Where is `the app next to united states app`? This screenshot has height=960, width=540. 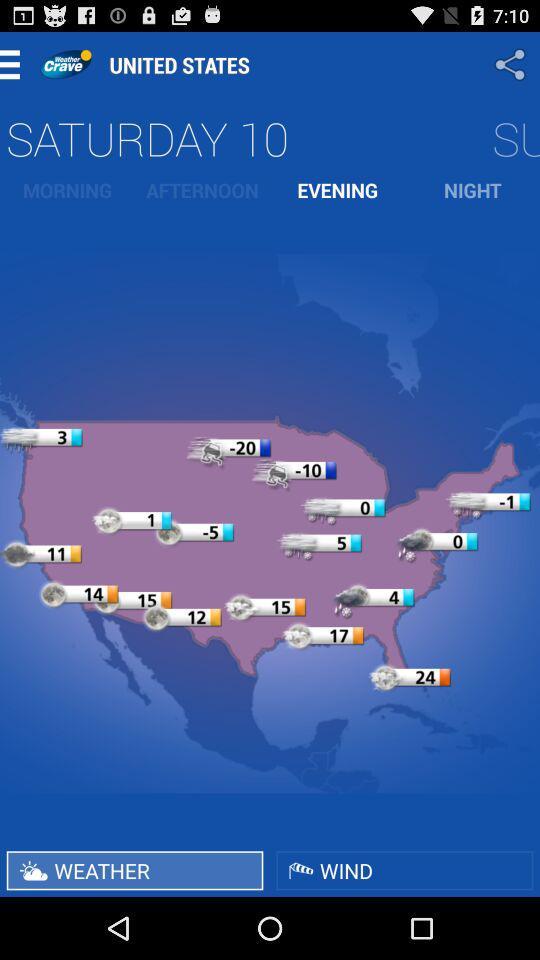
the app next to united states app is located at coordinates (512, 64).